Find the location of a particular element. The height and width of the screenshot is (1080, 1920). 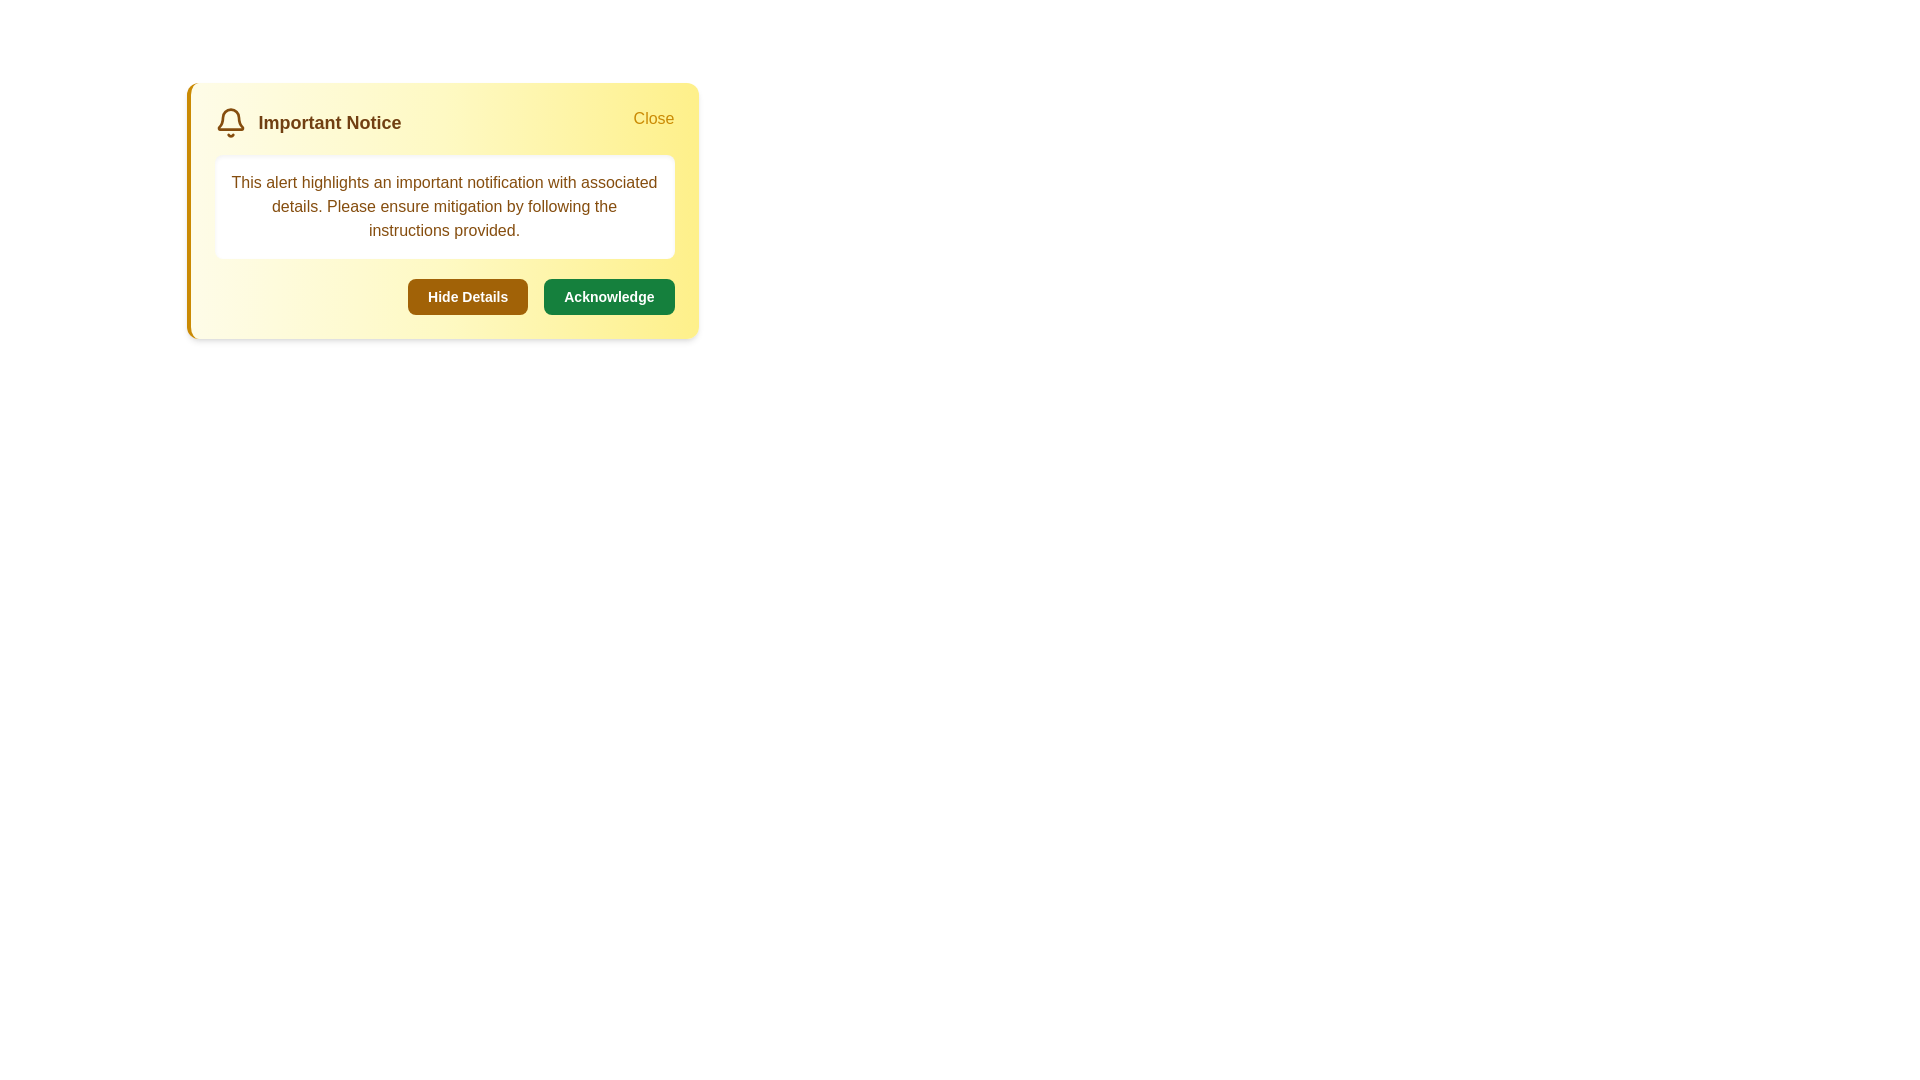

the title 'Important Notice' to focus or highlight it is located at coordinates (306, 123).